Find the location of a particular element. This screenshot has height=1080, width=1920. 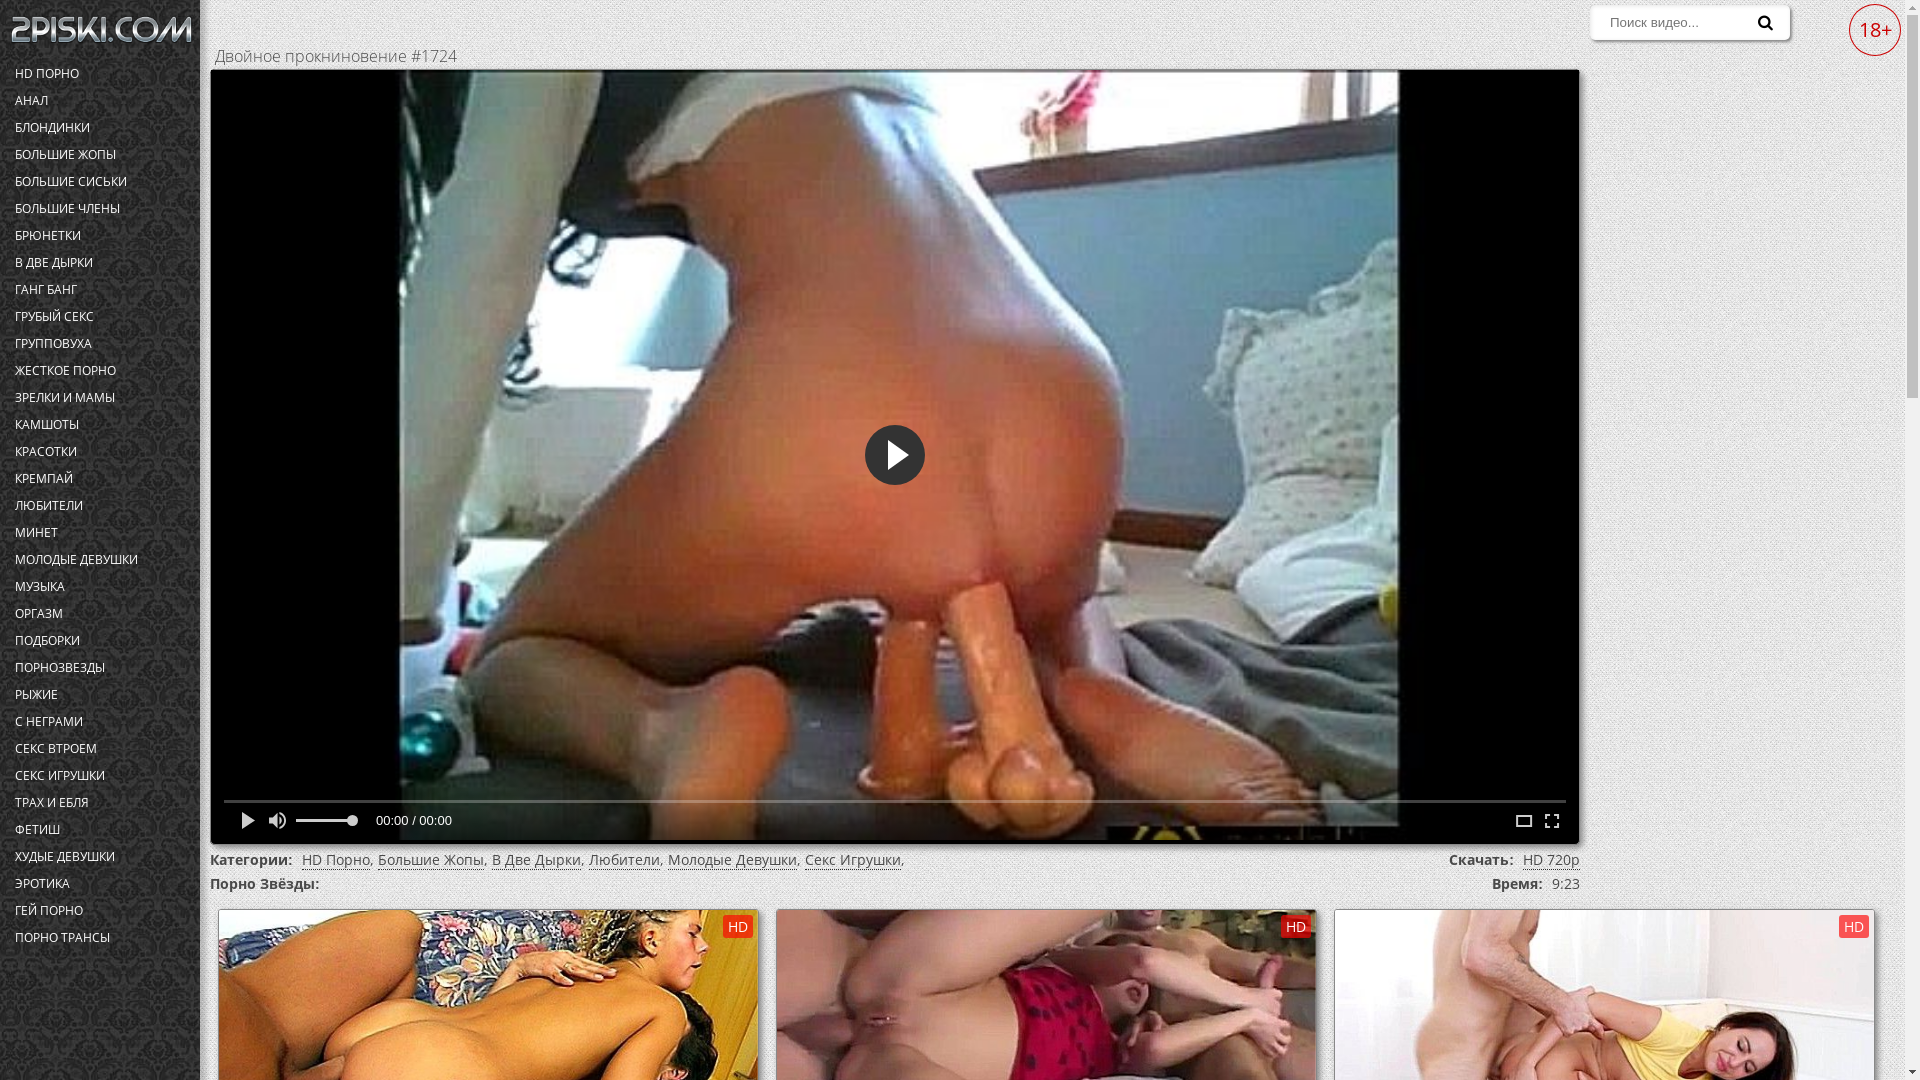

'HD 720p' is located at coordinates (1550, 859).